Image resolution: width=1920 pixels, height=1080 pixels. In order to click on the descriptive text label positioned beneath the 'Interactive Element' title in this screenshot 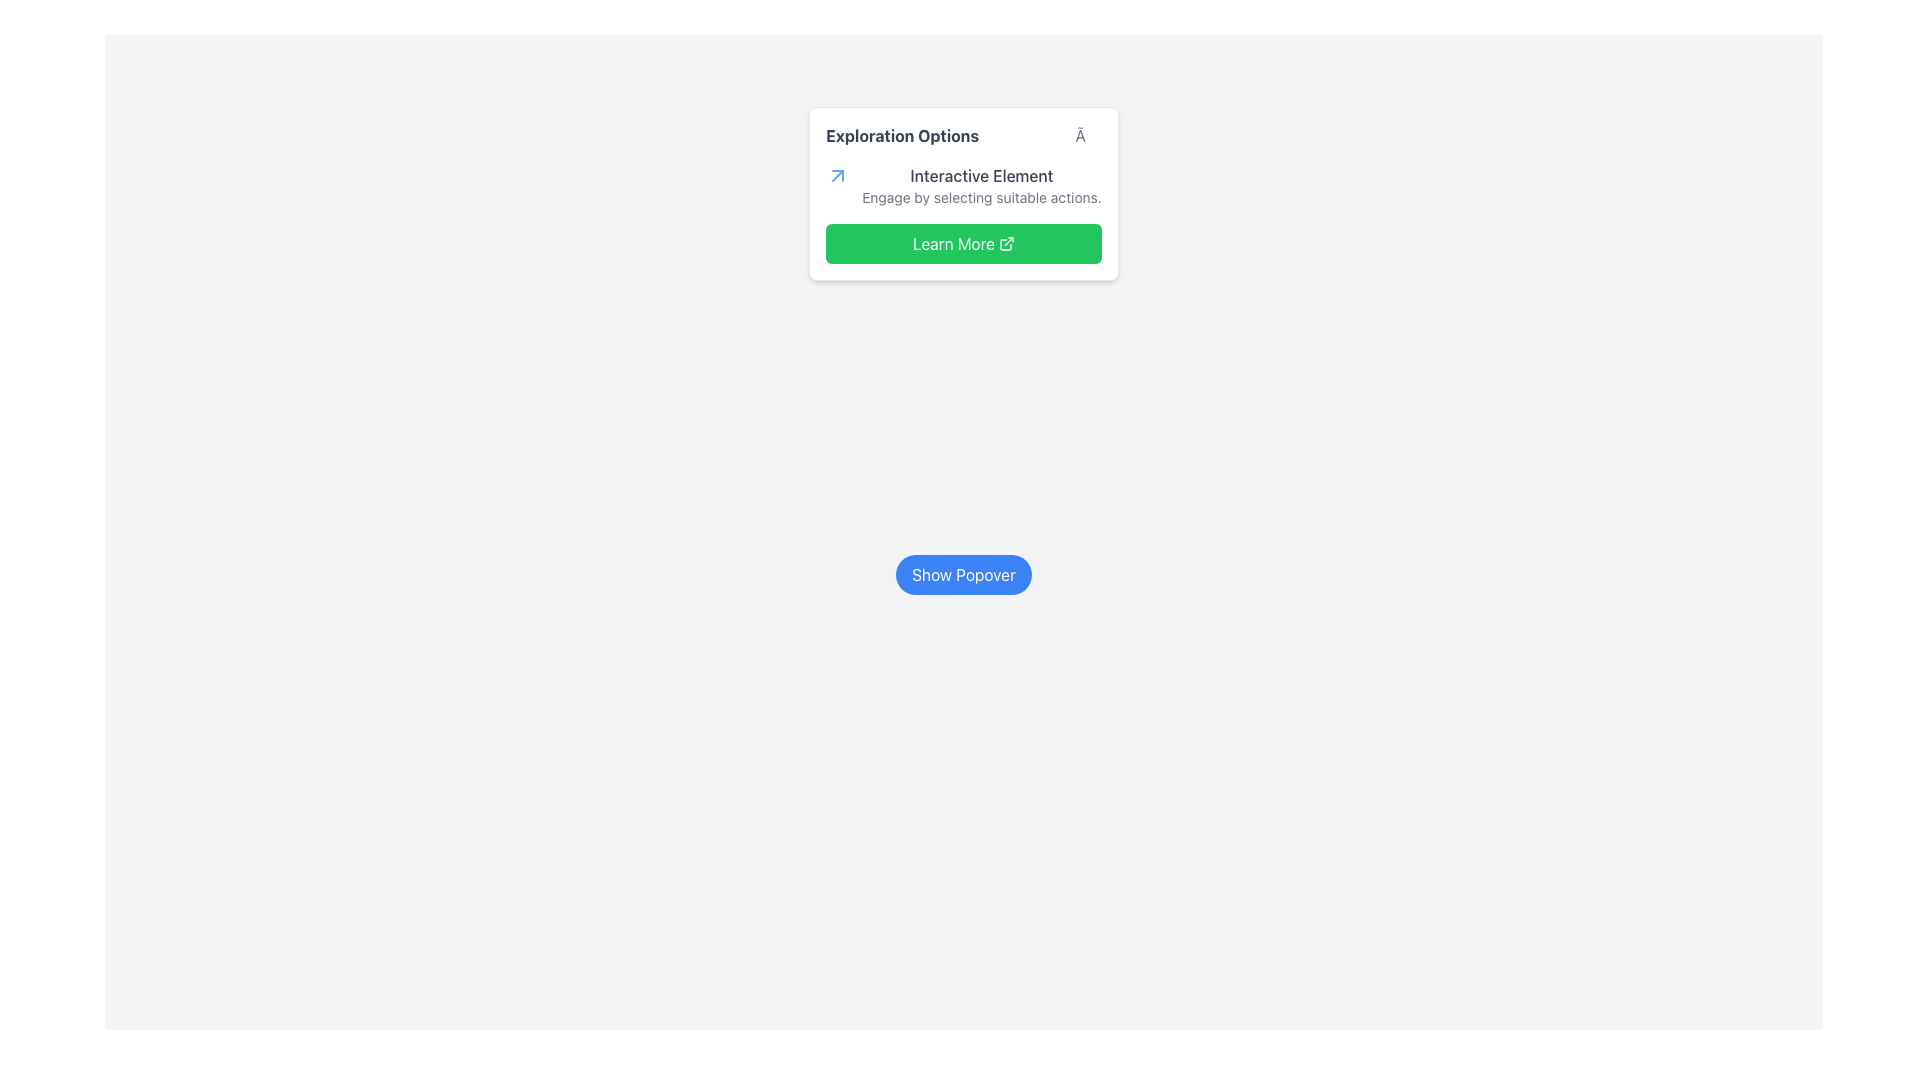, I will do `click(982, 197)`.